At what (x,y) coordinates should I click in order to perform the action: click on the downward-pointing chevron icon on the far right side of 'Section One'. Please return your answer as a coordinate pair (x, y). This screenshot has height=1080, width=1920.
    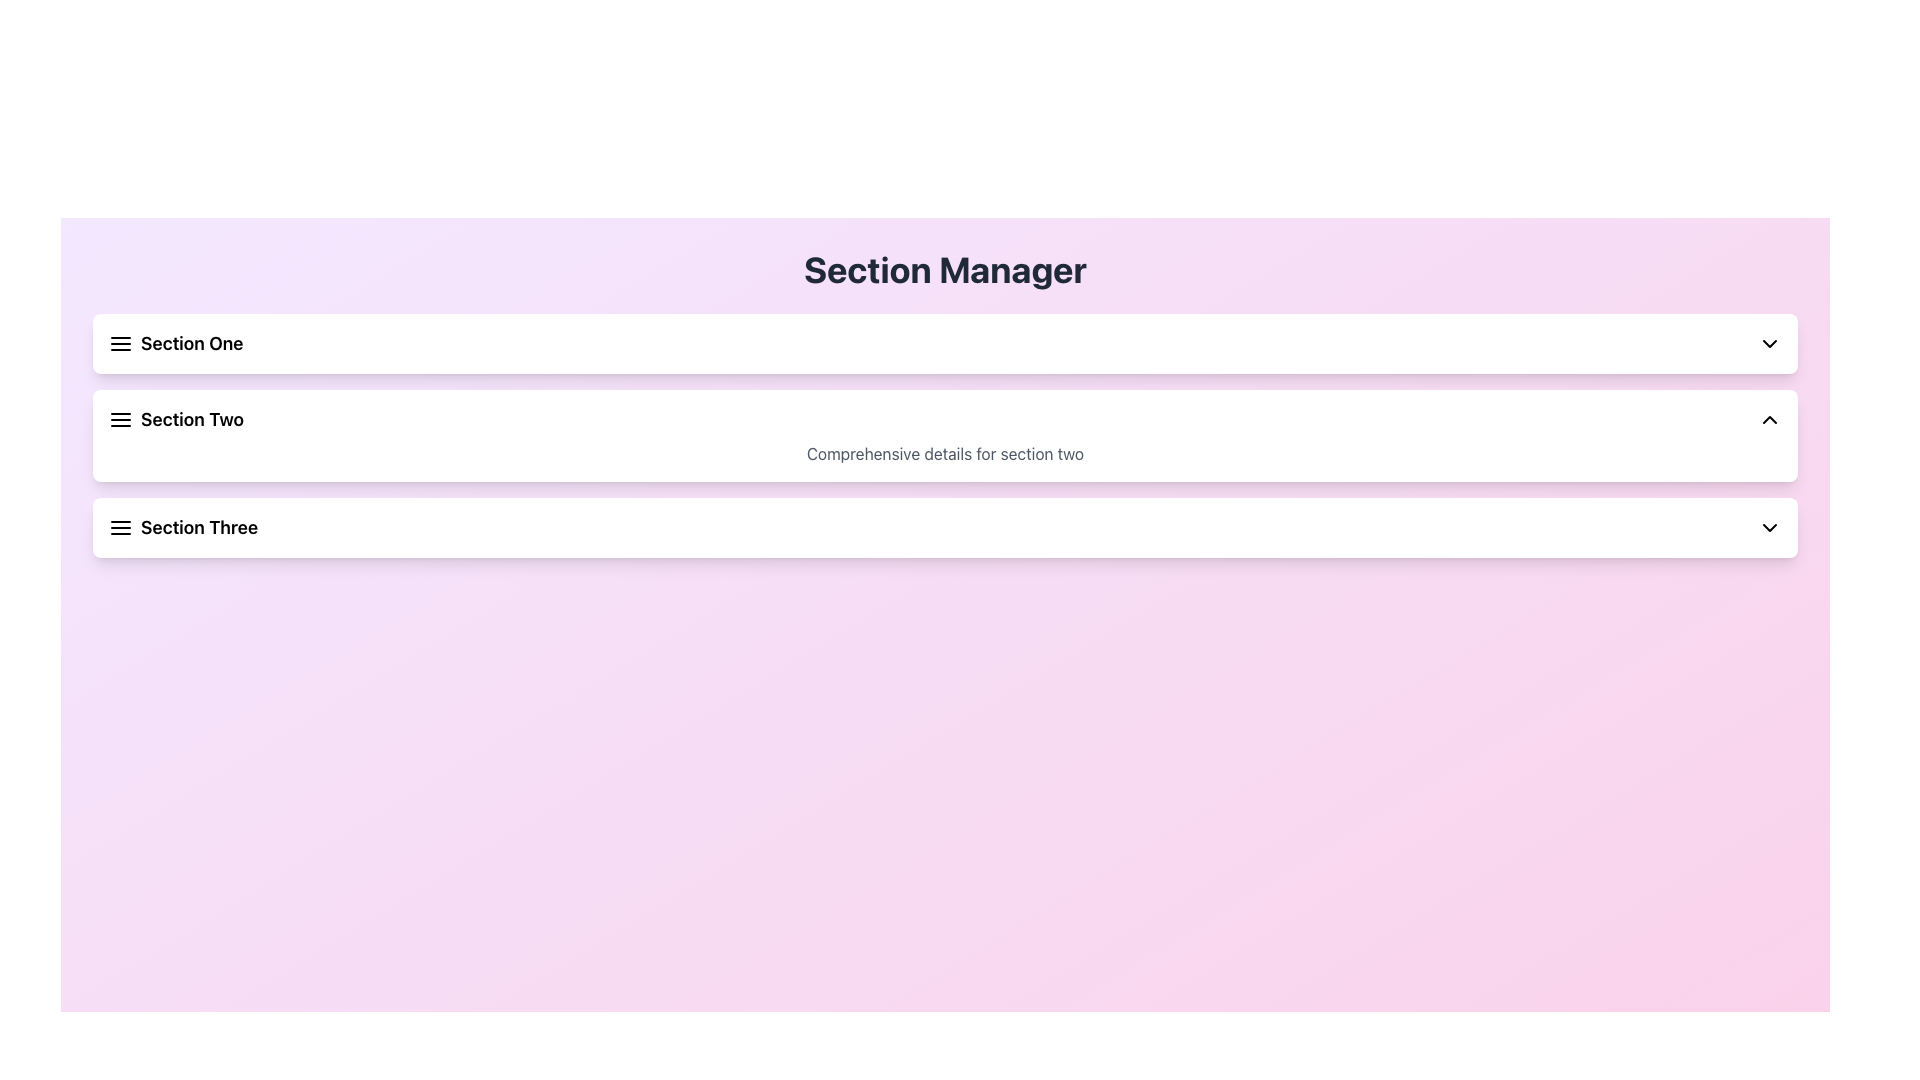
    Looking at the image, I should click on (1770, 342).